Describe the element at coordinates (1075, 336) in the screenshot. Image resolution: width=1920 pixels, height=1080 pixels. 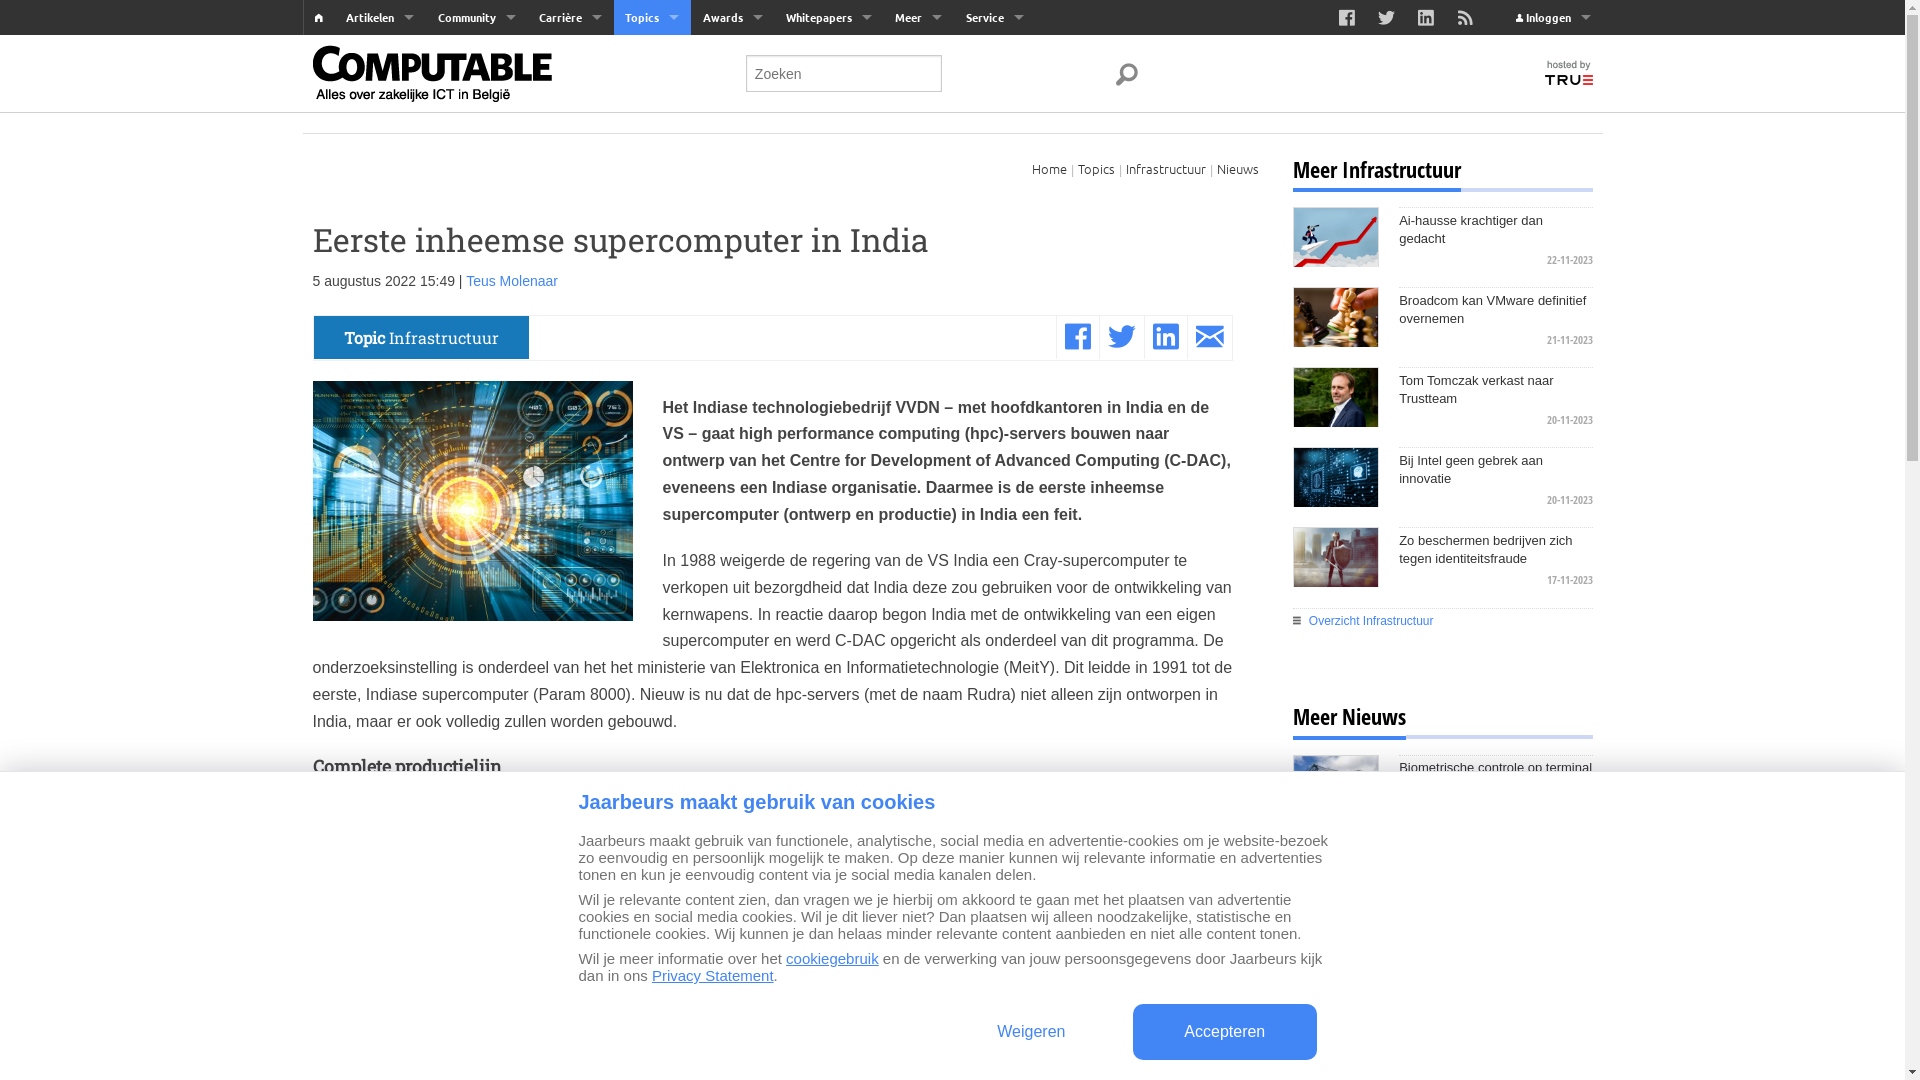
I see `'Share via Facebook'` at that location.